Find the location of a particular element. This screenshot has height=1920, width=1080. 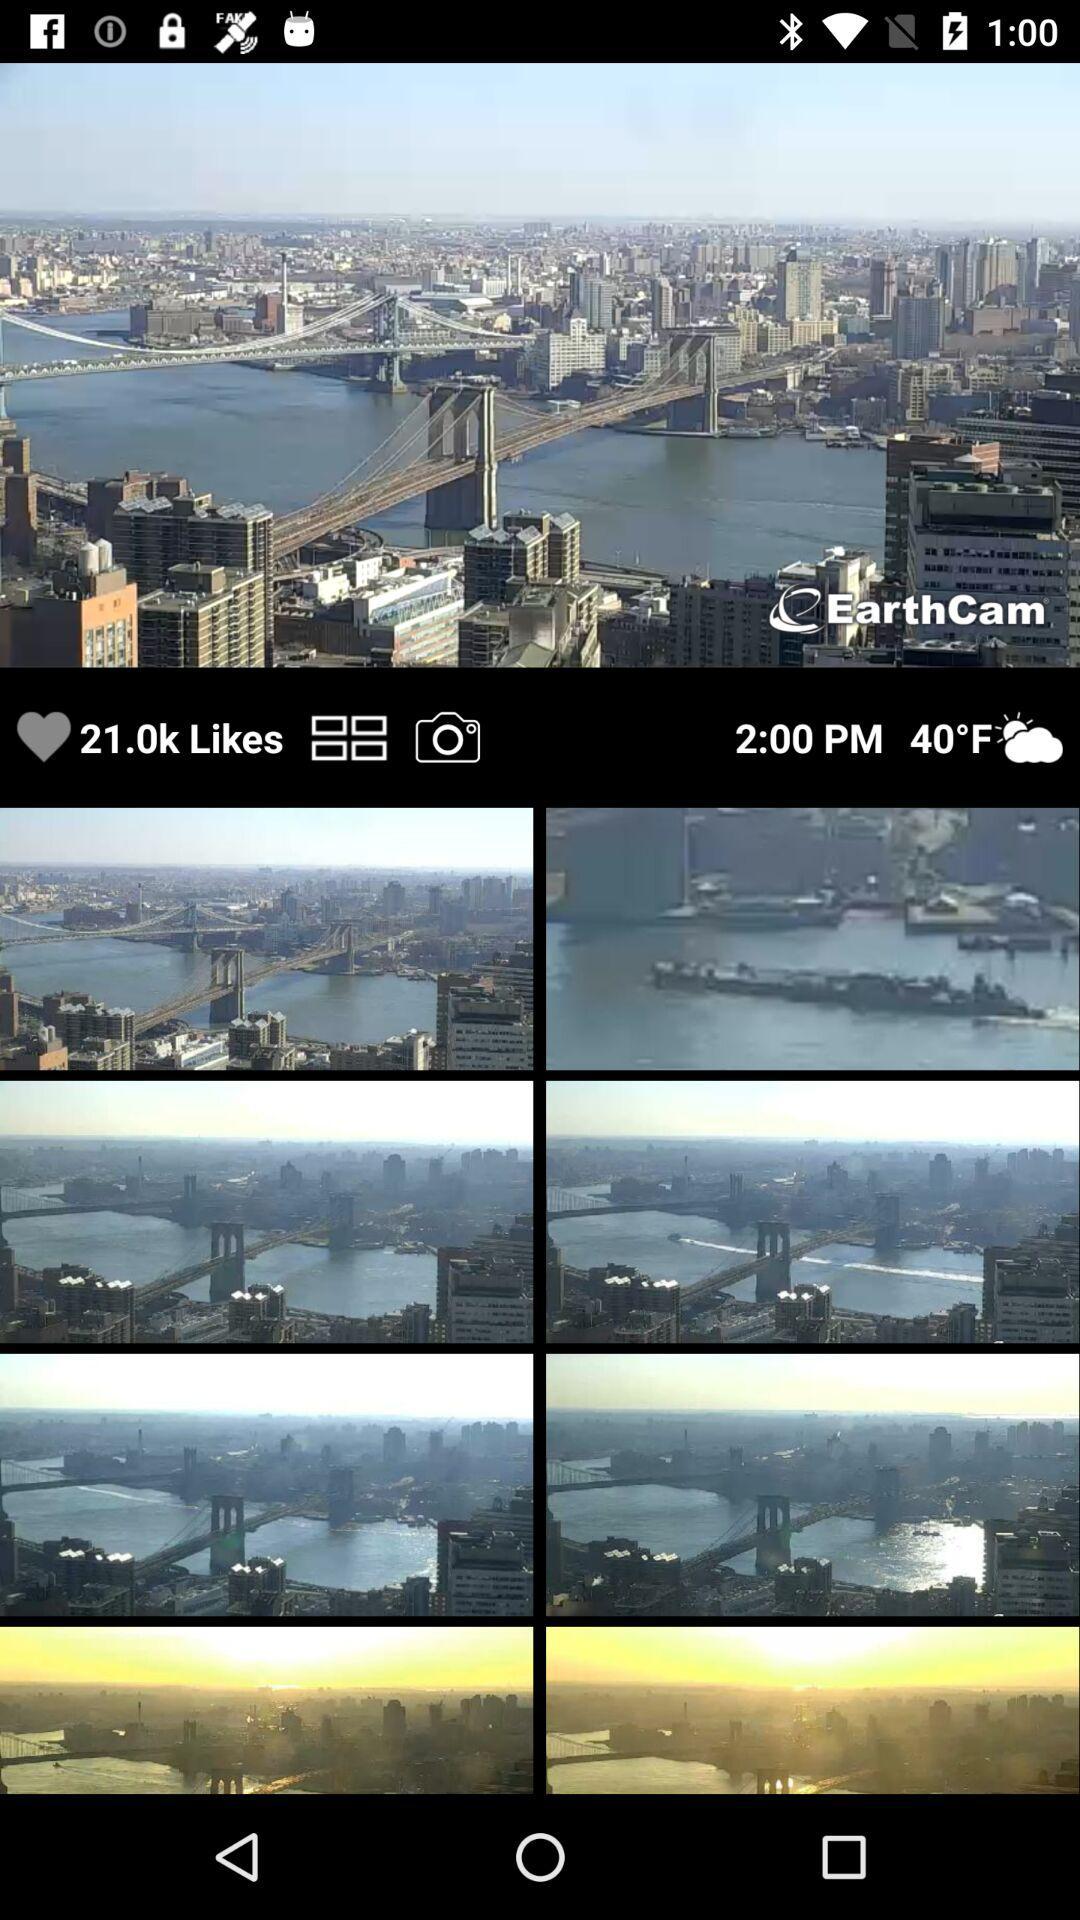

like is located at coordinates (43, 736).